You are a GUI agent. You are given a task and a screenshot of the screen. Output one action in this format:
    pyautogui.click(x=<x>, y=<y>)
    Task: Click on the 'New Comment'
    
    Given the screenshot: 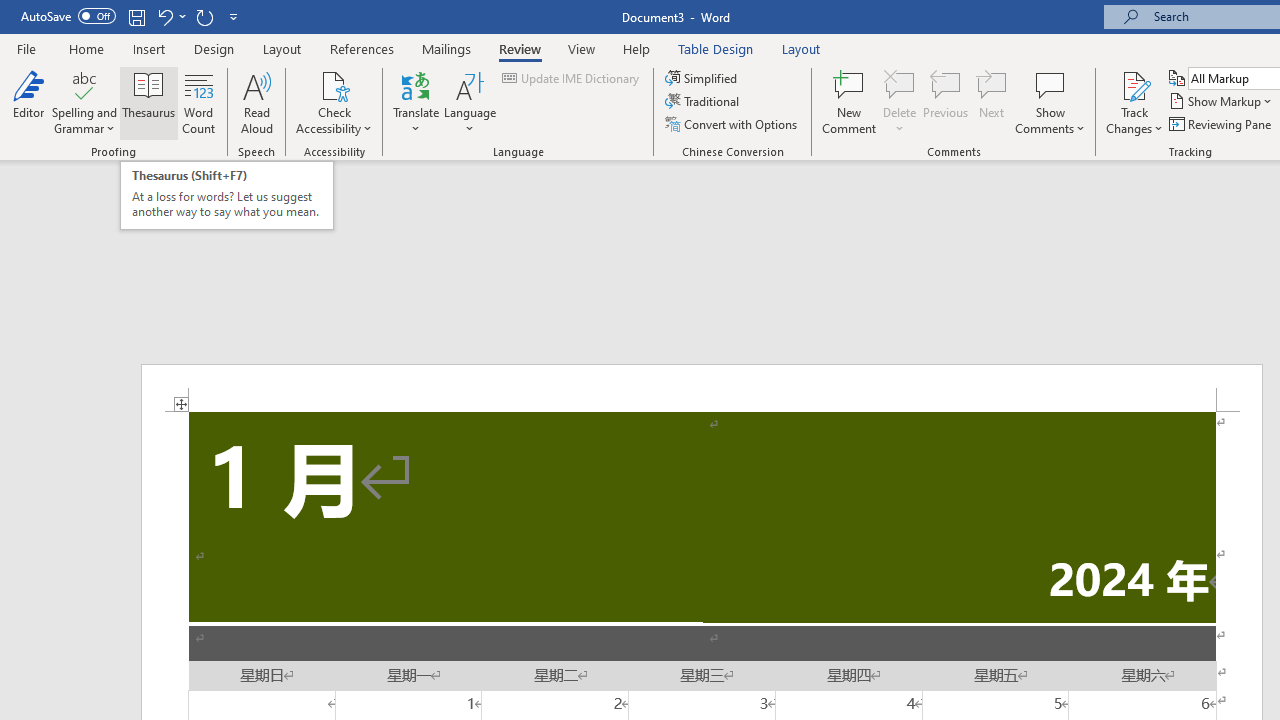 What is the action you would take?
    pyautogui.click(x=849, y=103)
    